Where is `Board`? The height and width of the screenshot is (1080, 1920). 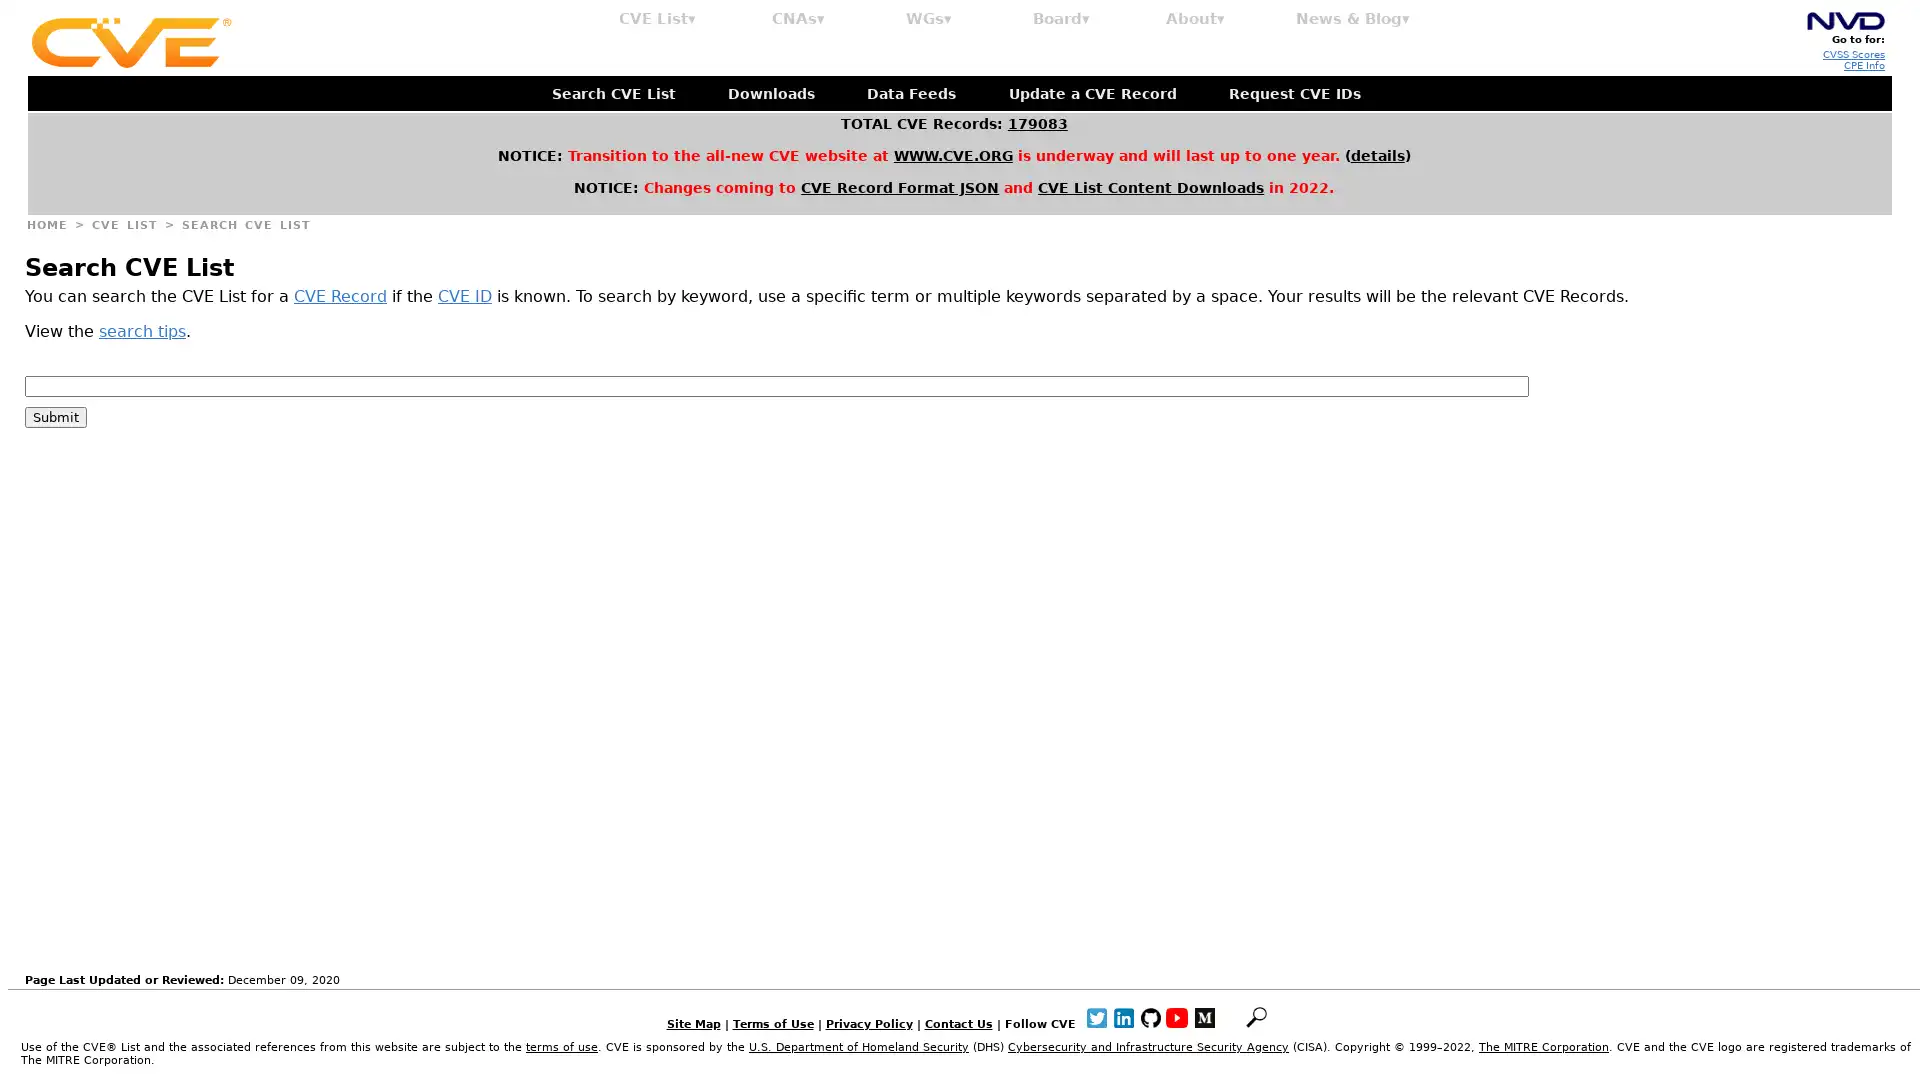
Board is located at coordinates (1060, 19).